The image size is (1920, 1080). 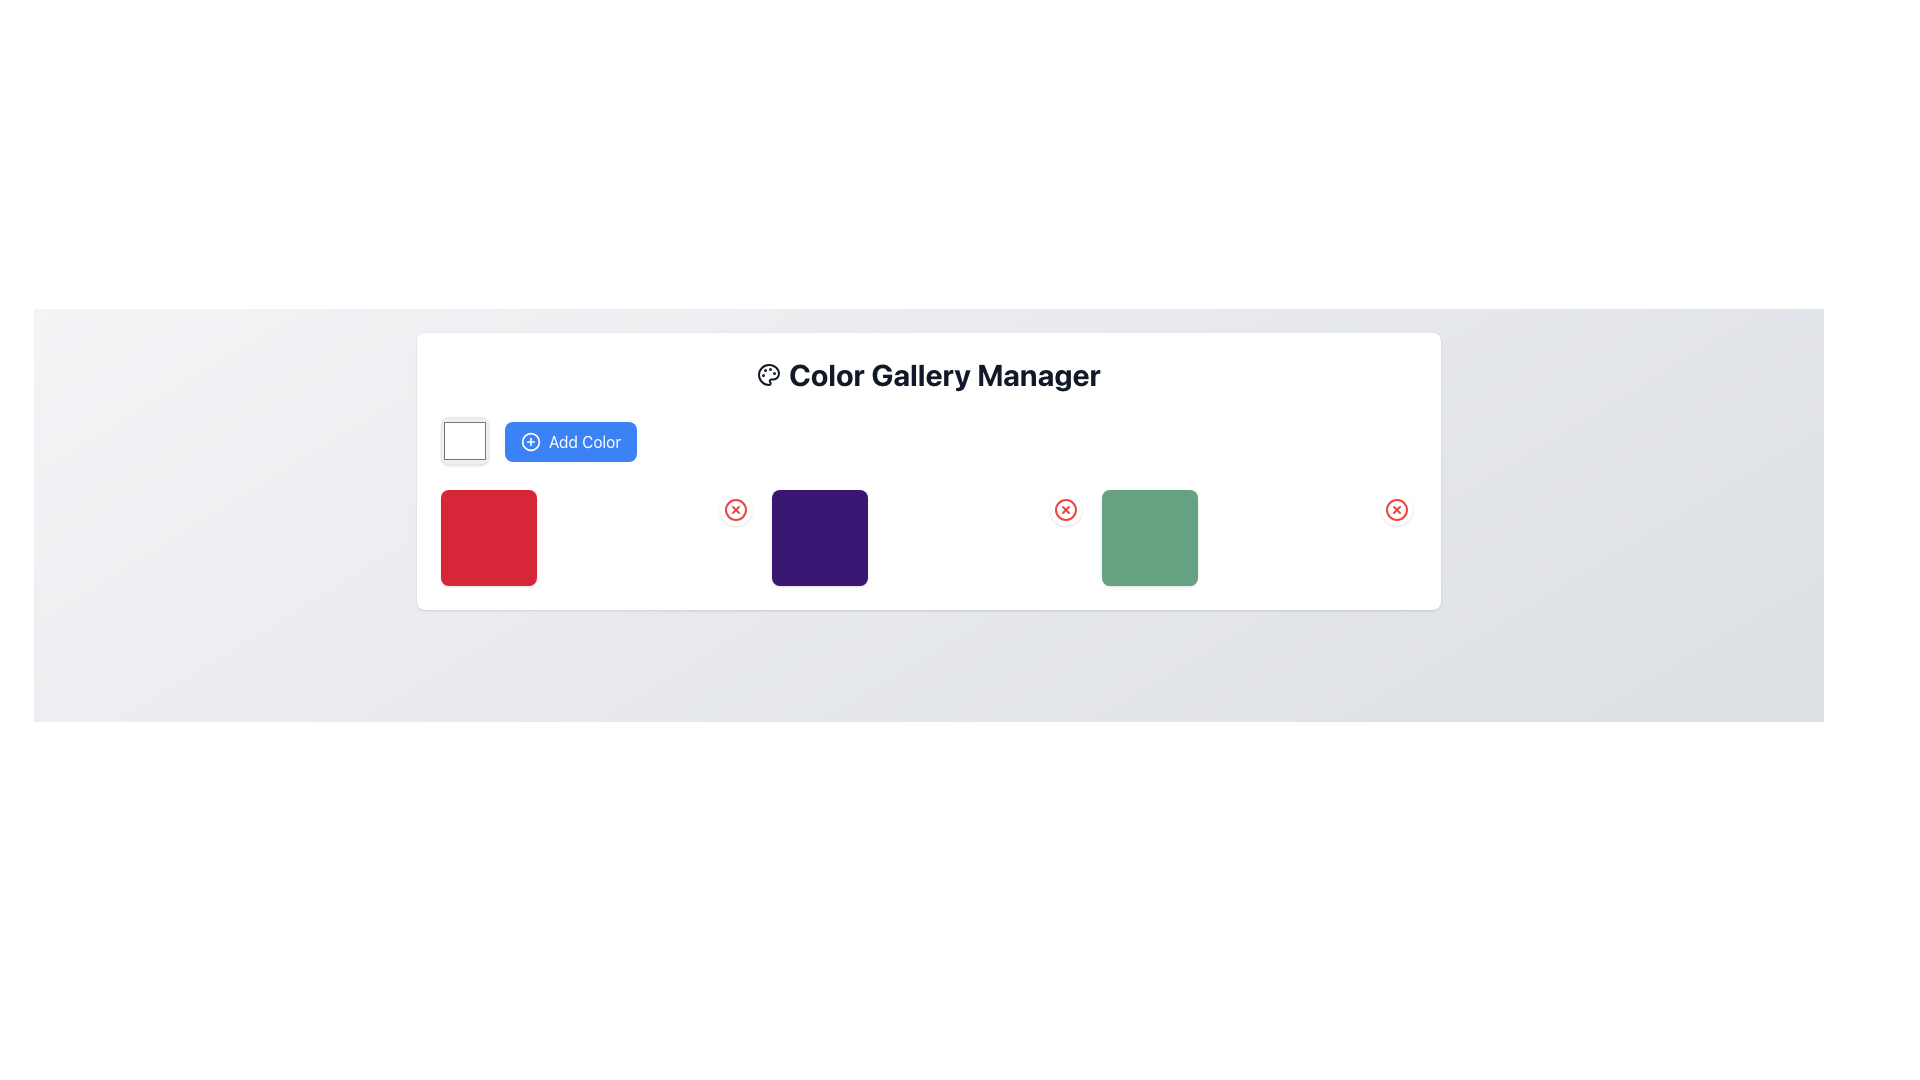 I want to click on the leftmost color swatch located below the 'Add Color' button, so click(x=489, y=536).